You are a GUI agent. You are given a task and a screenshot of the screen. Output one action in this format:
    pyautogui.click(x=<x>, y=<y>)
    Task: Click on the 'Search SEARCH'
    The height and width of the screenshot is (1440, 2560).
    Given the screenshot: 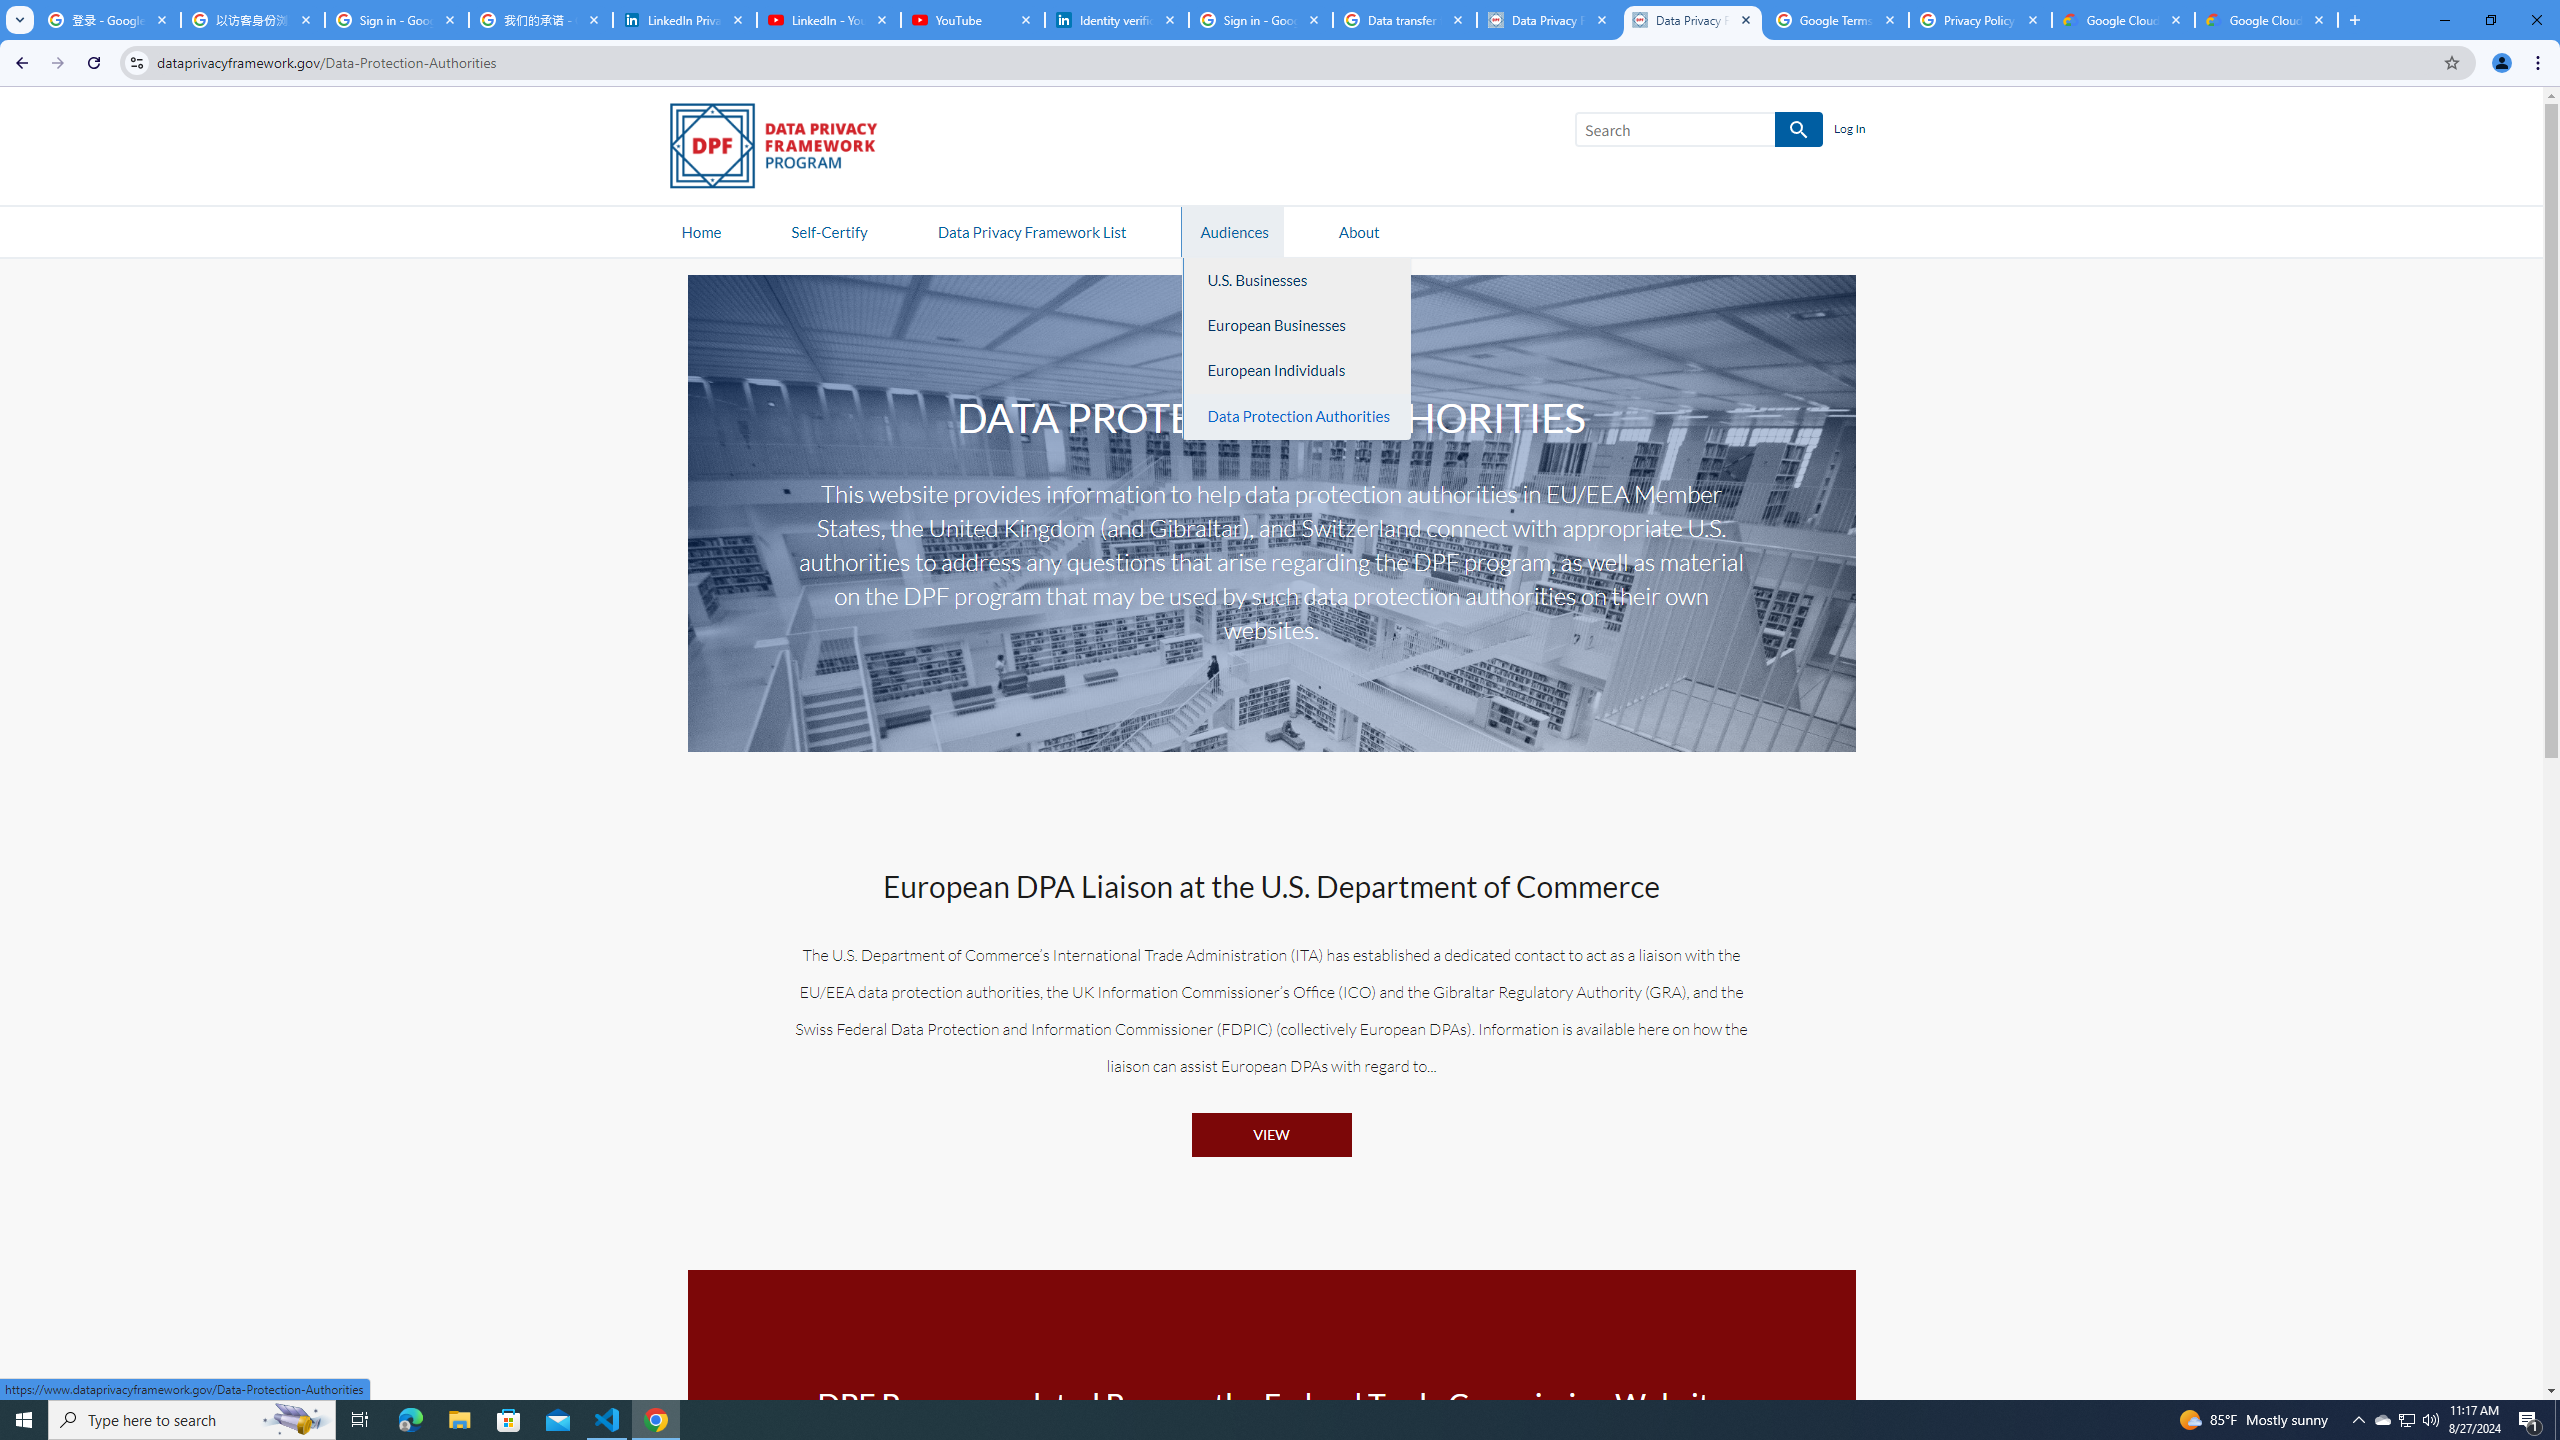 What is the action you would take?
    pyautogui.click(x=1697, y=133)
    